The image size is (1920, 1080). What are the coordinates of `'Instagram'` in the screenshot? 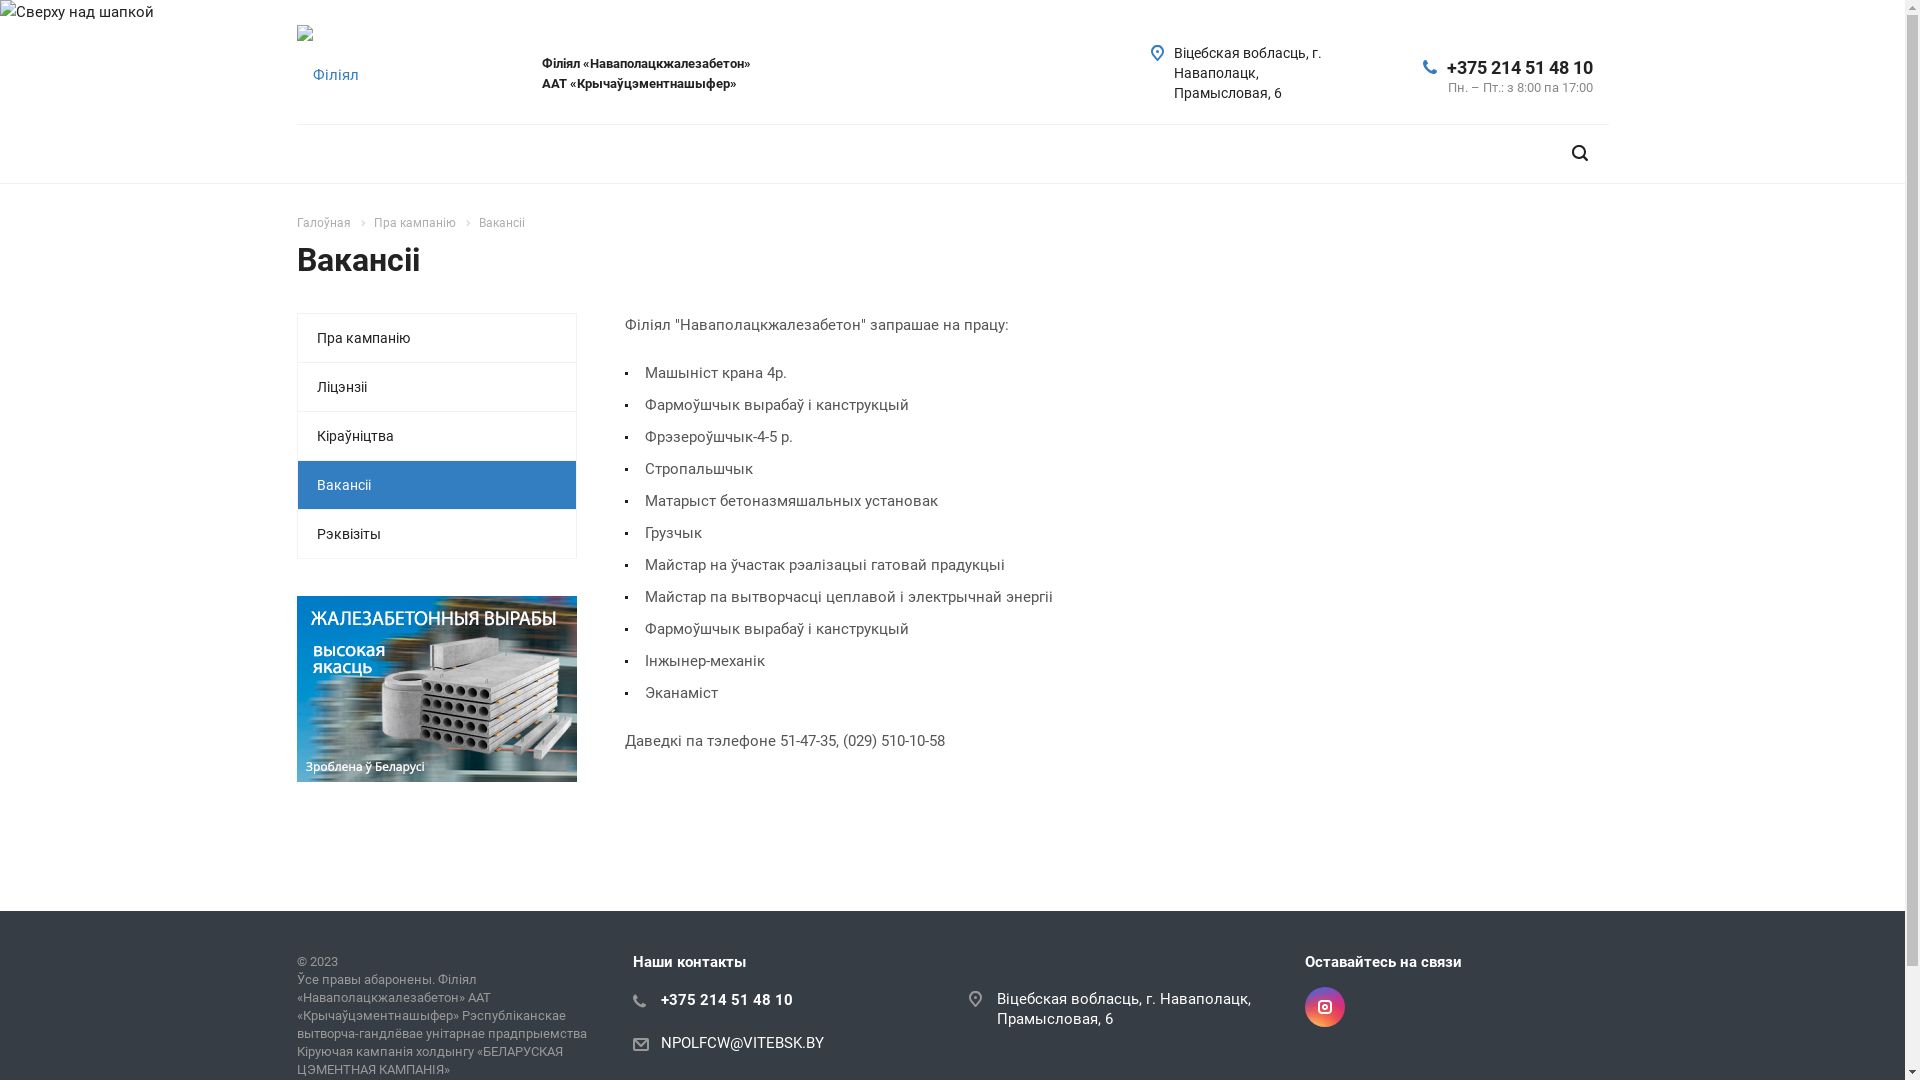 It's located at (1304, 1006).